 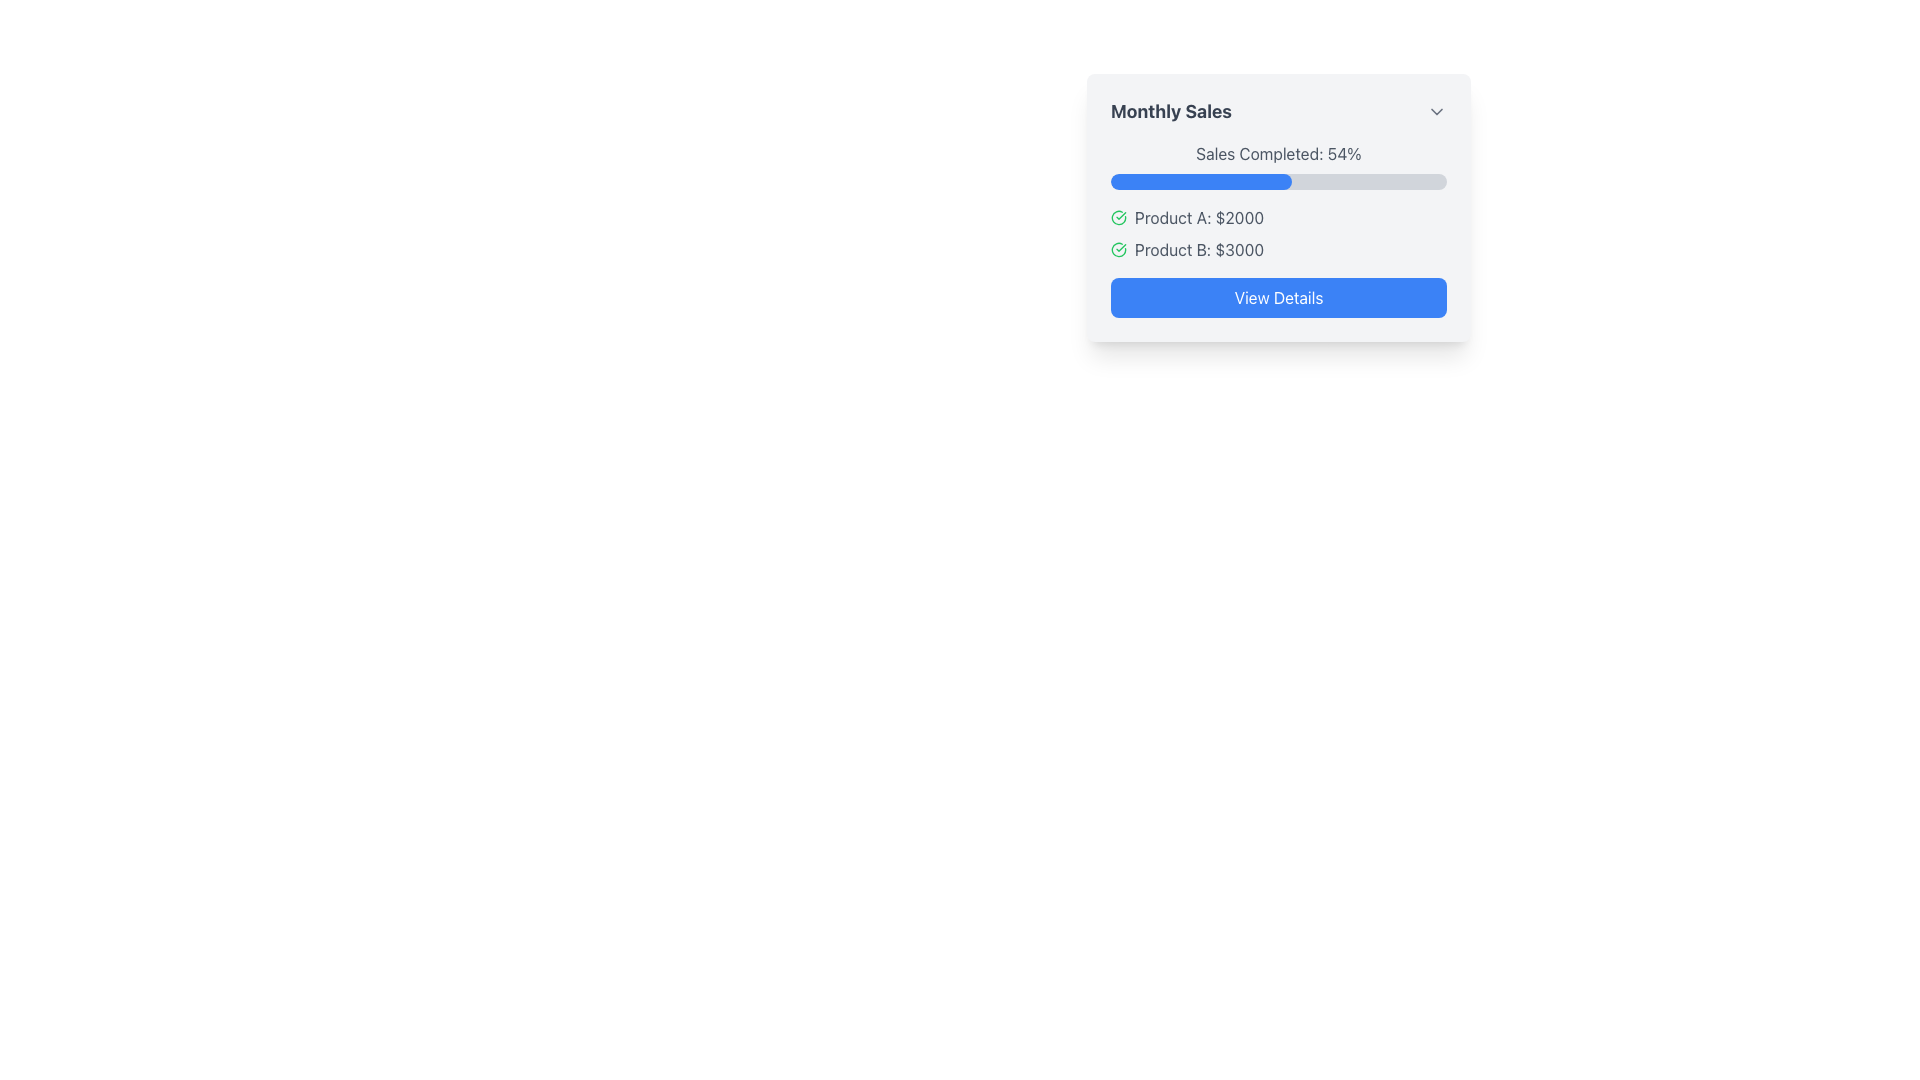 What do you see at coordinates (1117, 249) in the screenshot?
I see `the small, green circular icon with a checkmark located to the left of 'Product B: $3000' in the 'Monthly Sales' section, specifically in the second row of the item list` at bounding box center [1117, 249].